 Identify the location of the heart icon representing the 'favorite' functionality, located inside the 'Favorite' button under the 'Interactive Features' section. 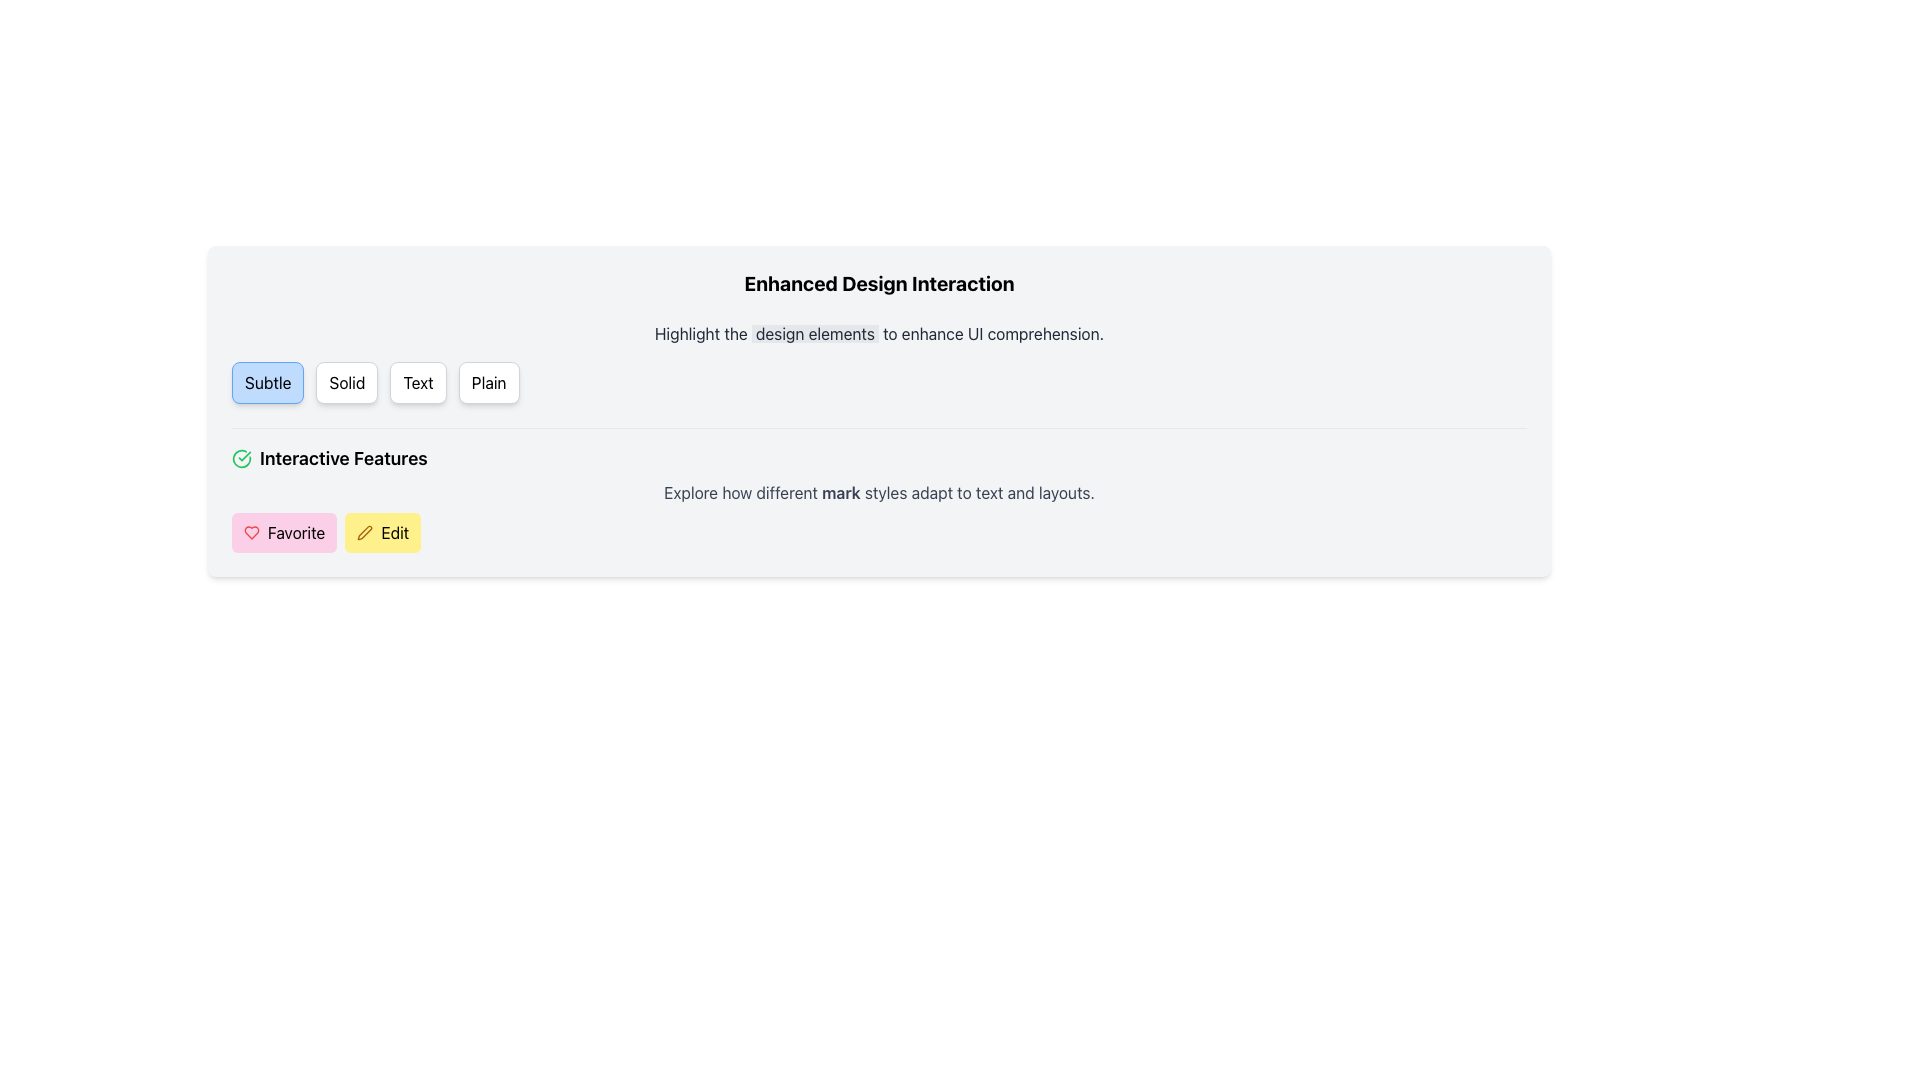
(251, 531).